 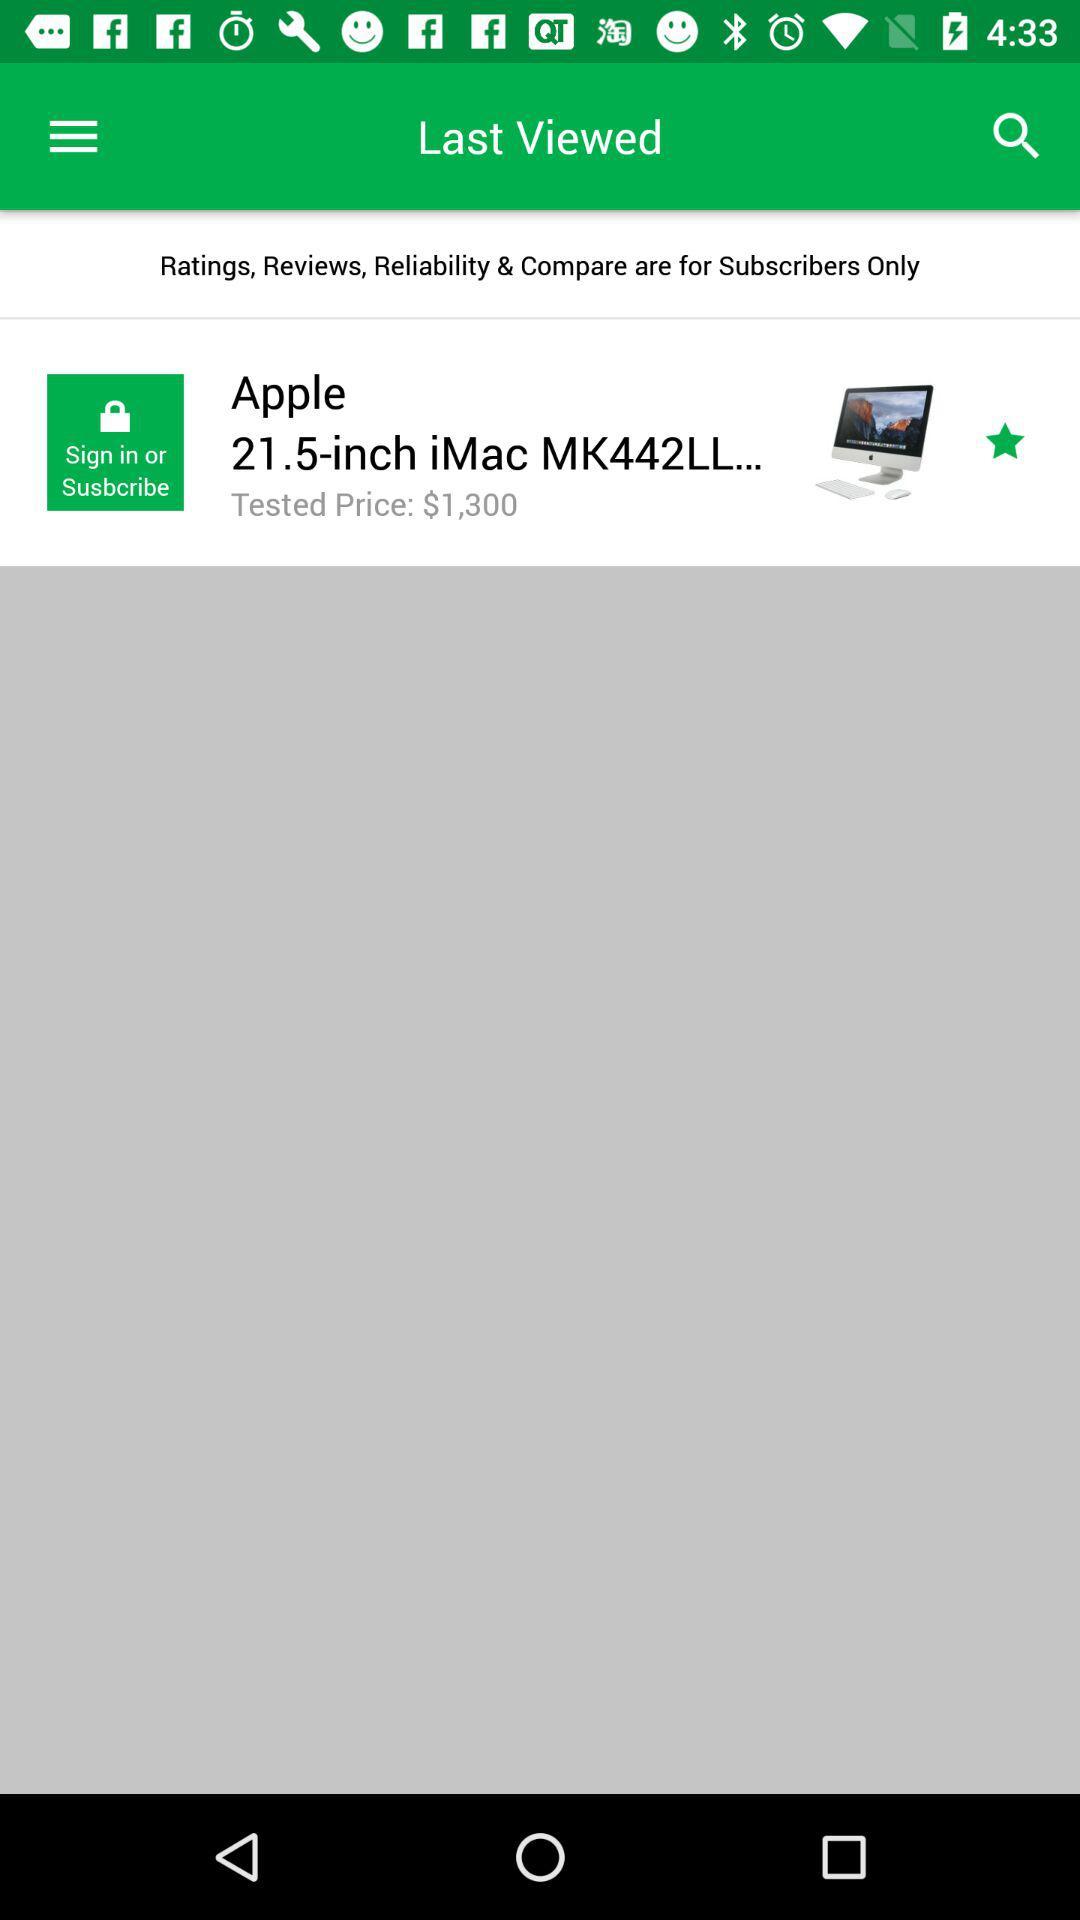 I want to click on this item, so click(x=1027, y=441).